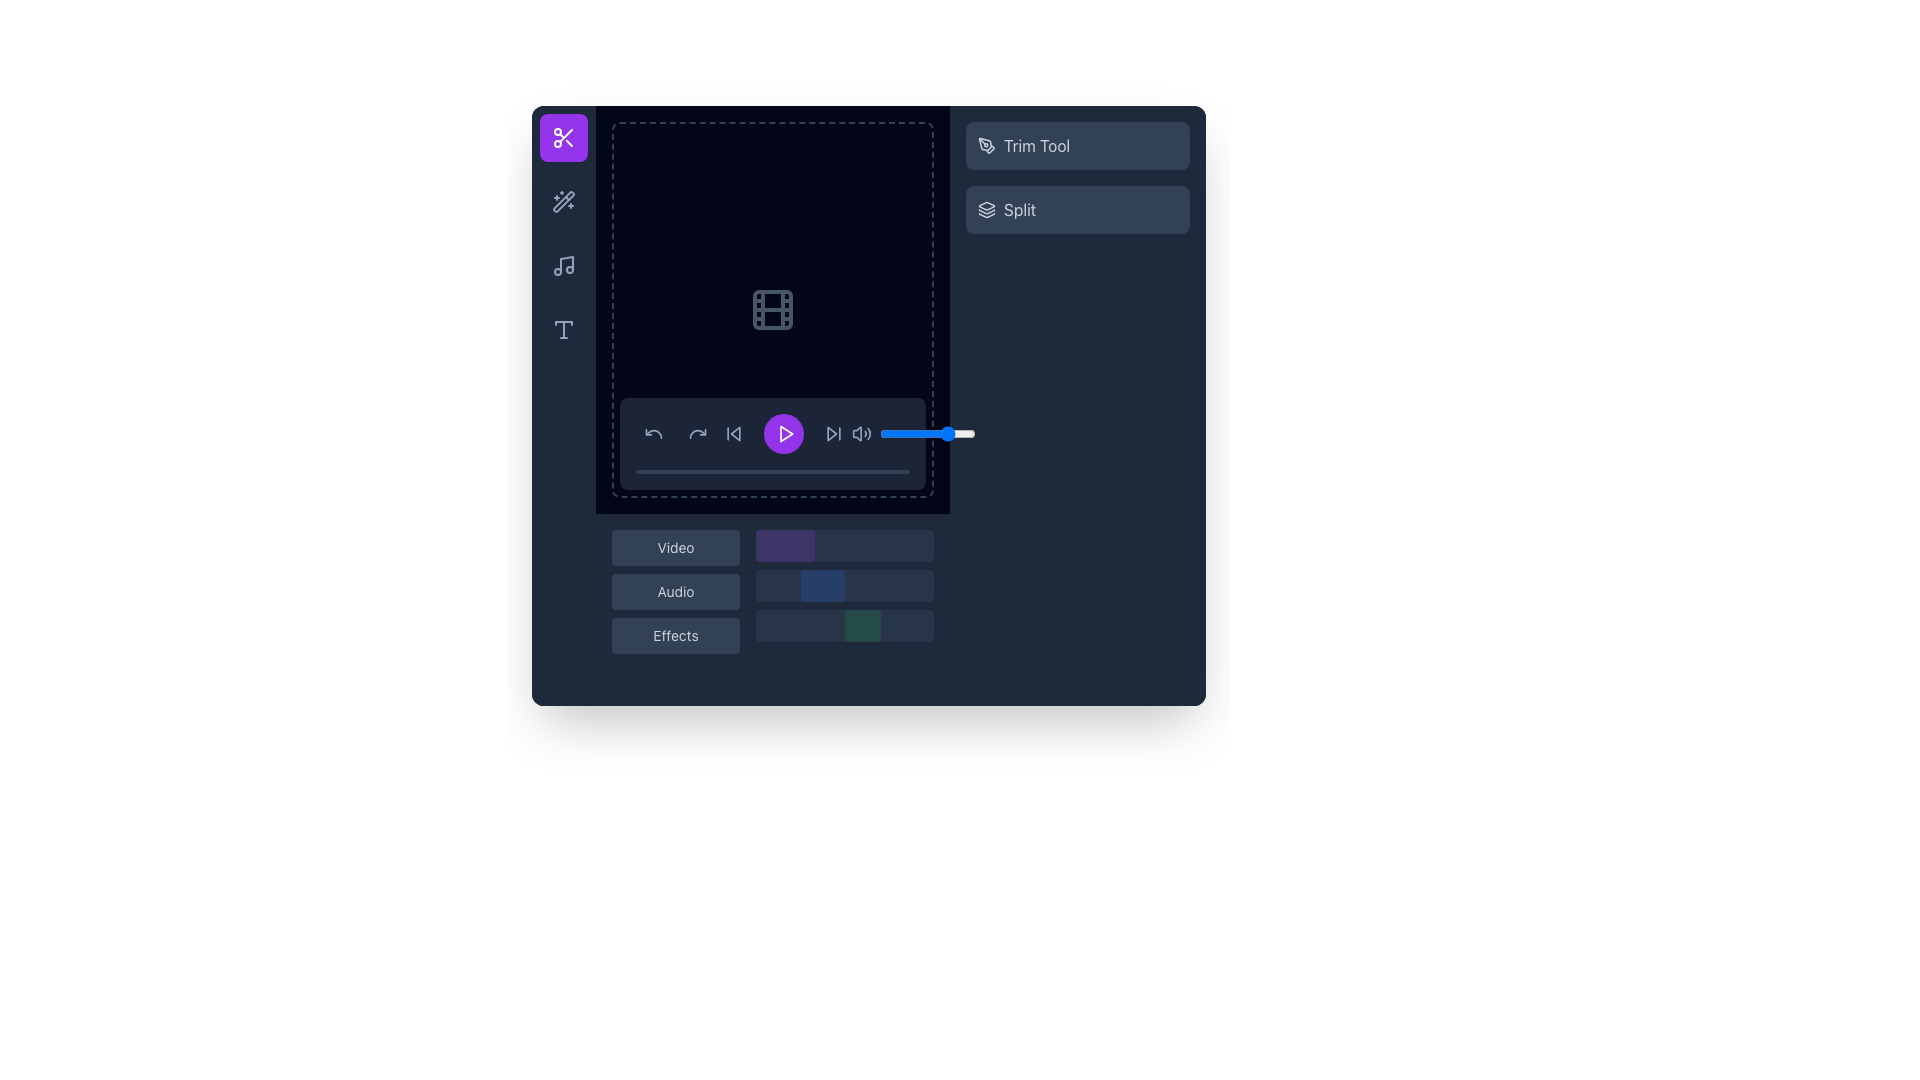 Image resolution: width=1920 pixels, height=1080 pixels. I want to click on the undo icon button, which is the first icon in the toolbar at the center-bottom of the interface, so click(653, 433).